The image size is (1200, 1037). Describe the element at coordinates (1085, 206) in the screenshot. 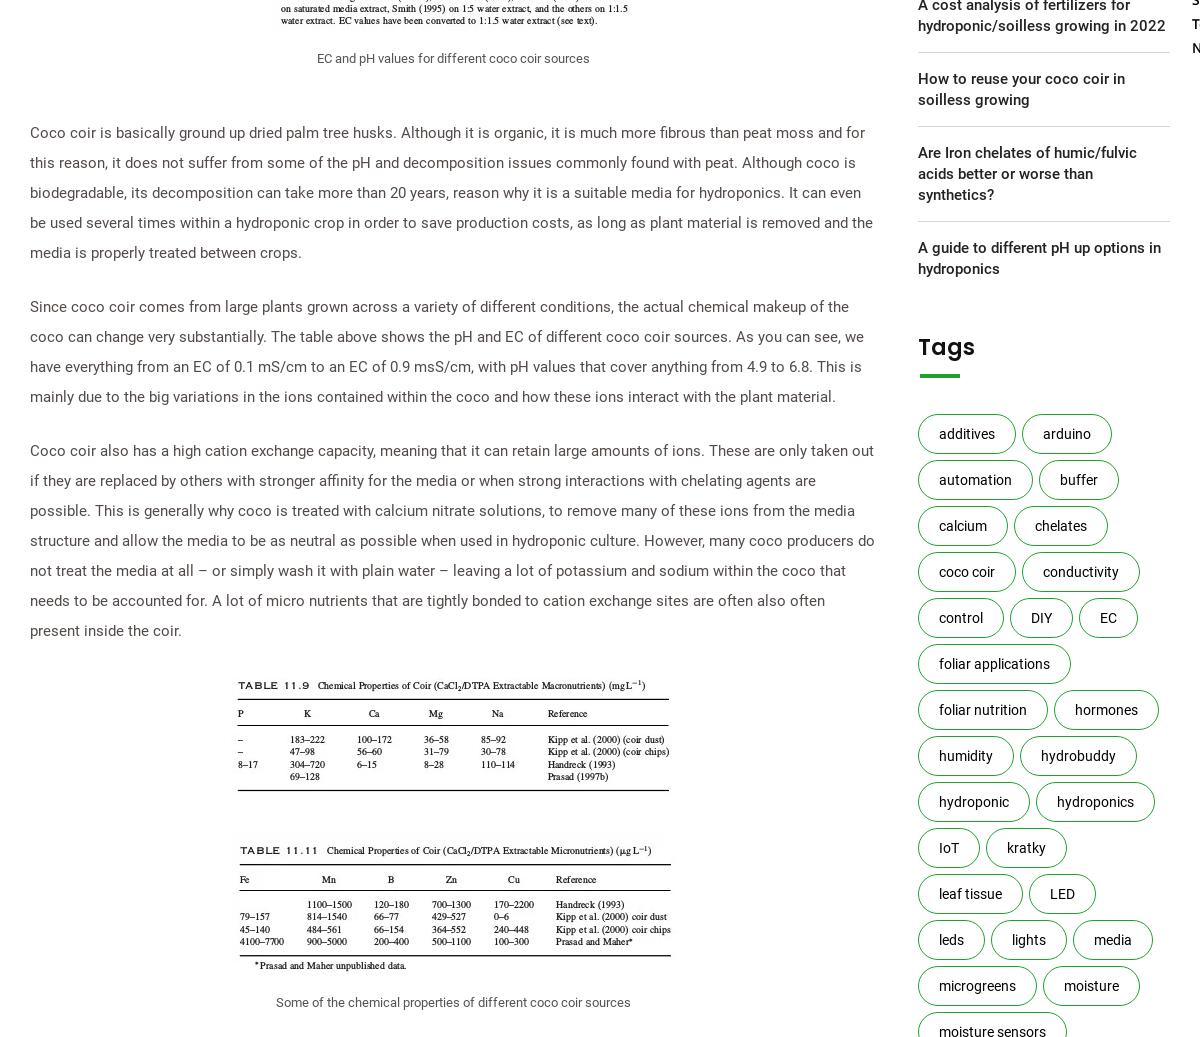

I see `'Pro (small scale)'` at that location.